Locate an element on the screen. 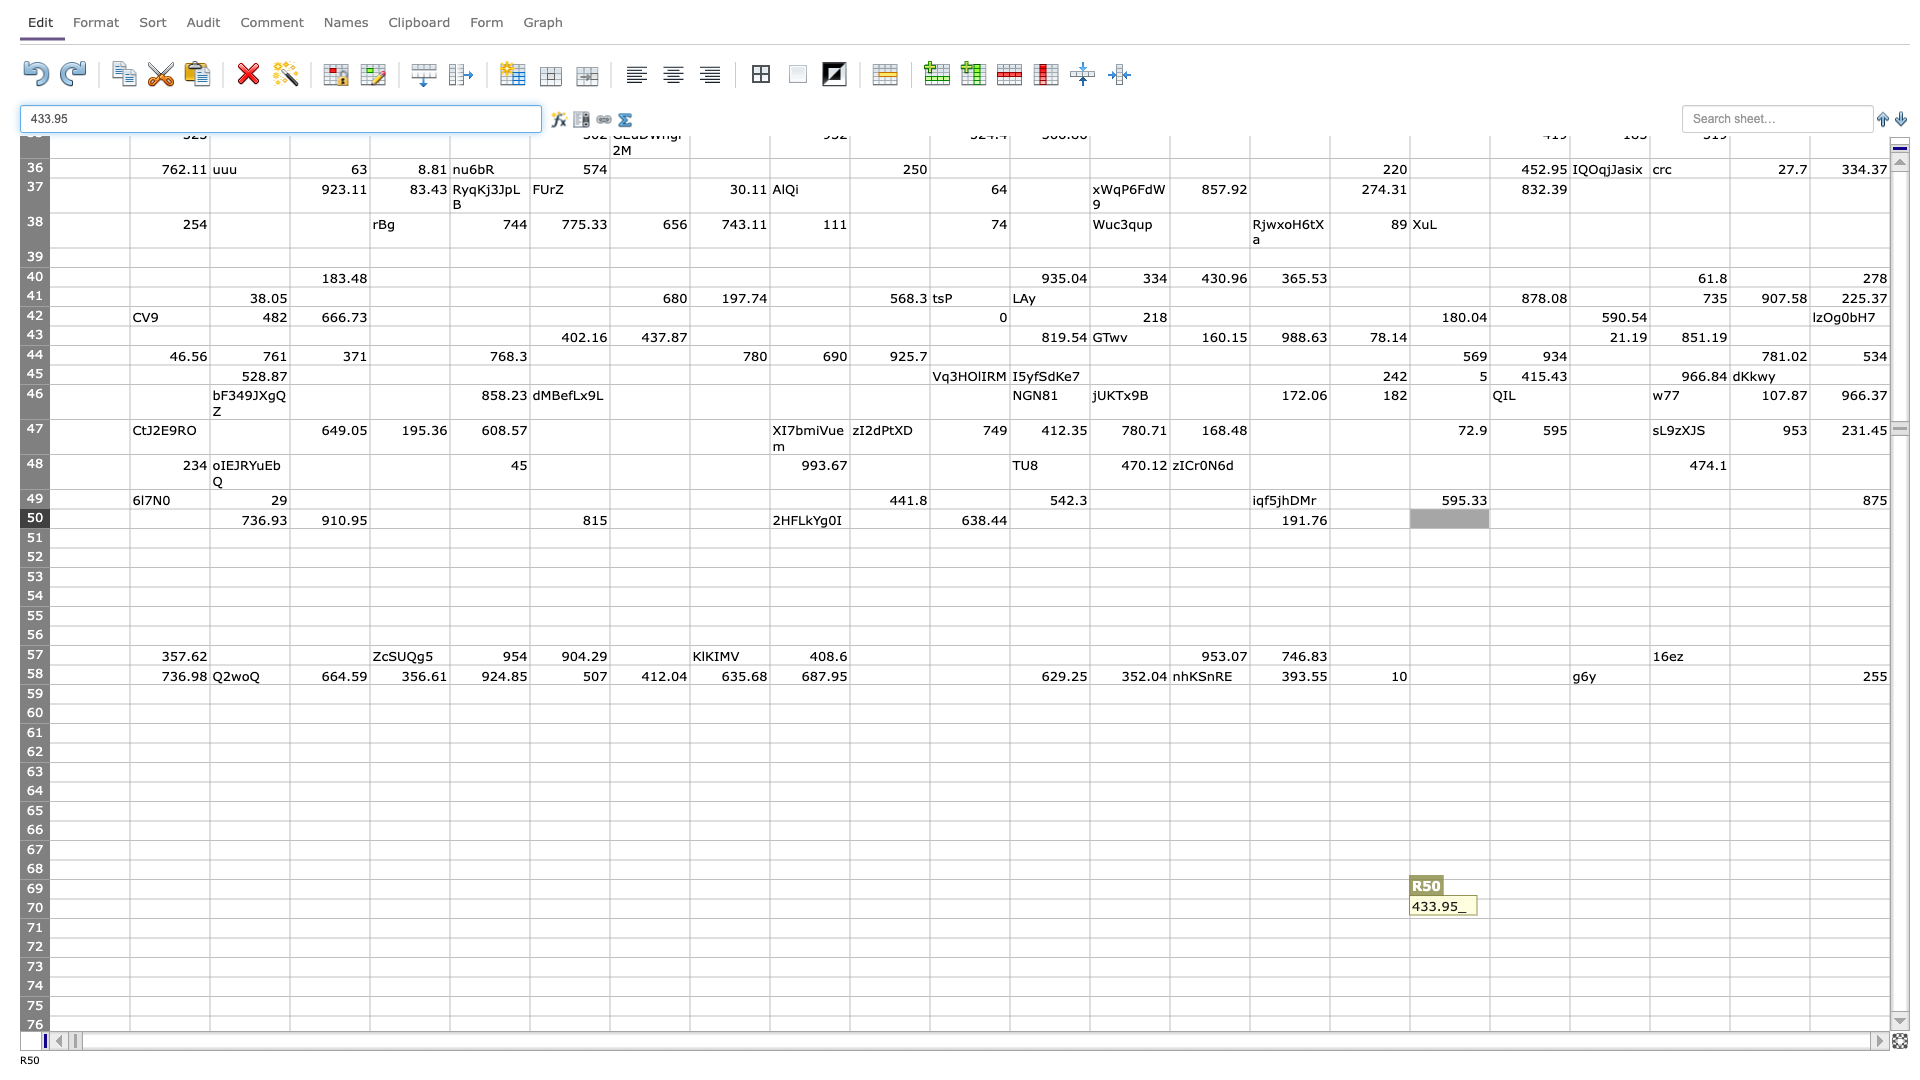  Series fill point of cell S70 is located at coordinates (1568, 918).